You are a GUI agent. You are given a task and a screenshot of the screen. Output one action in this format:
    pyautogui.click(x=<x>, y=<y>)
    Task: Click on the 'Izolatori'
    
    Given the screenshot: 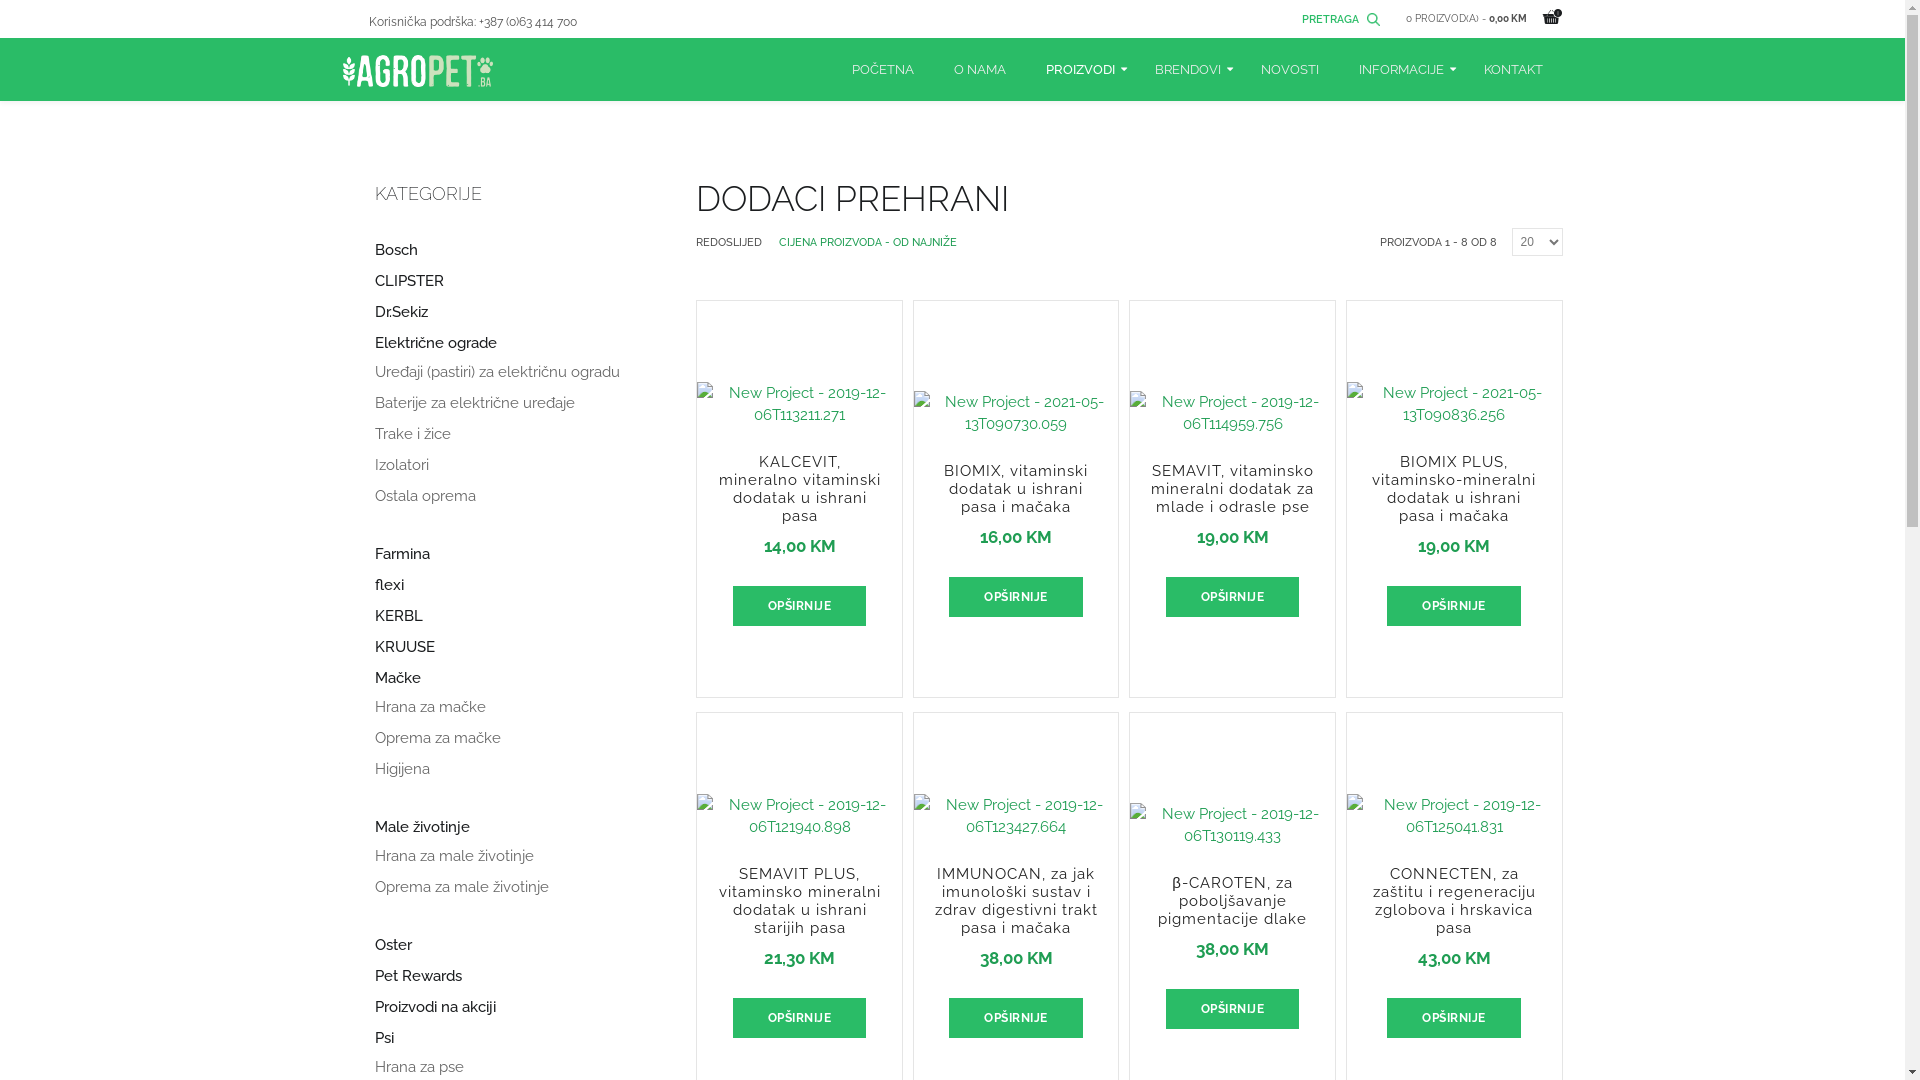 What is the action you would take?
    pyautogui.click(x=400, y=465)
    